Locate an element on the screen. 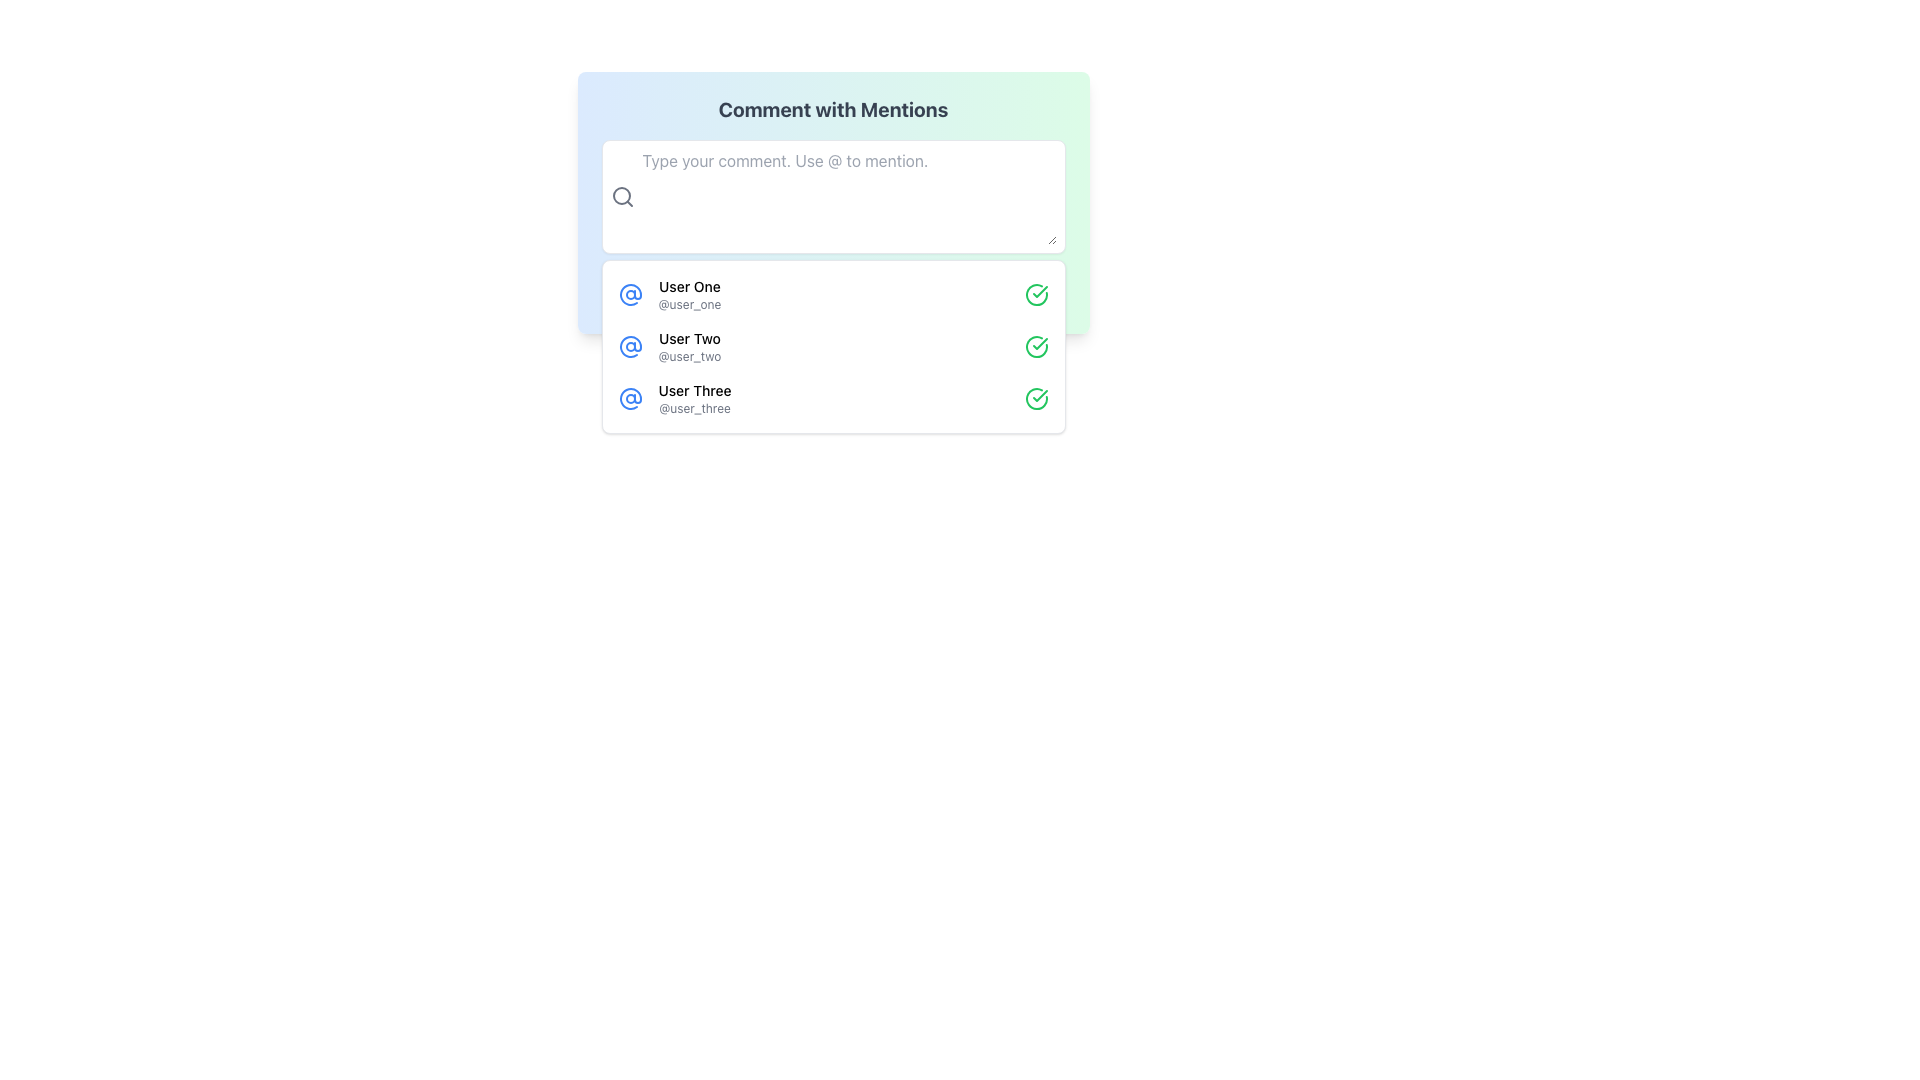 The width and height of the screenshot is (1920, 1080). the first item in the dropdown list representing 'User One' is located at coordinates (833, 294).